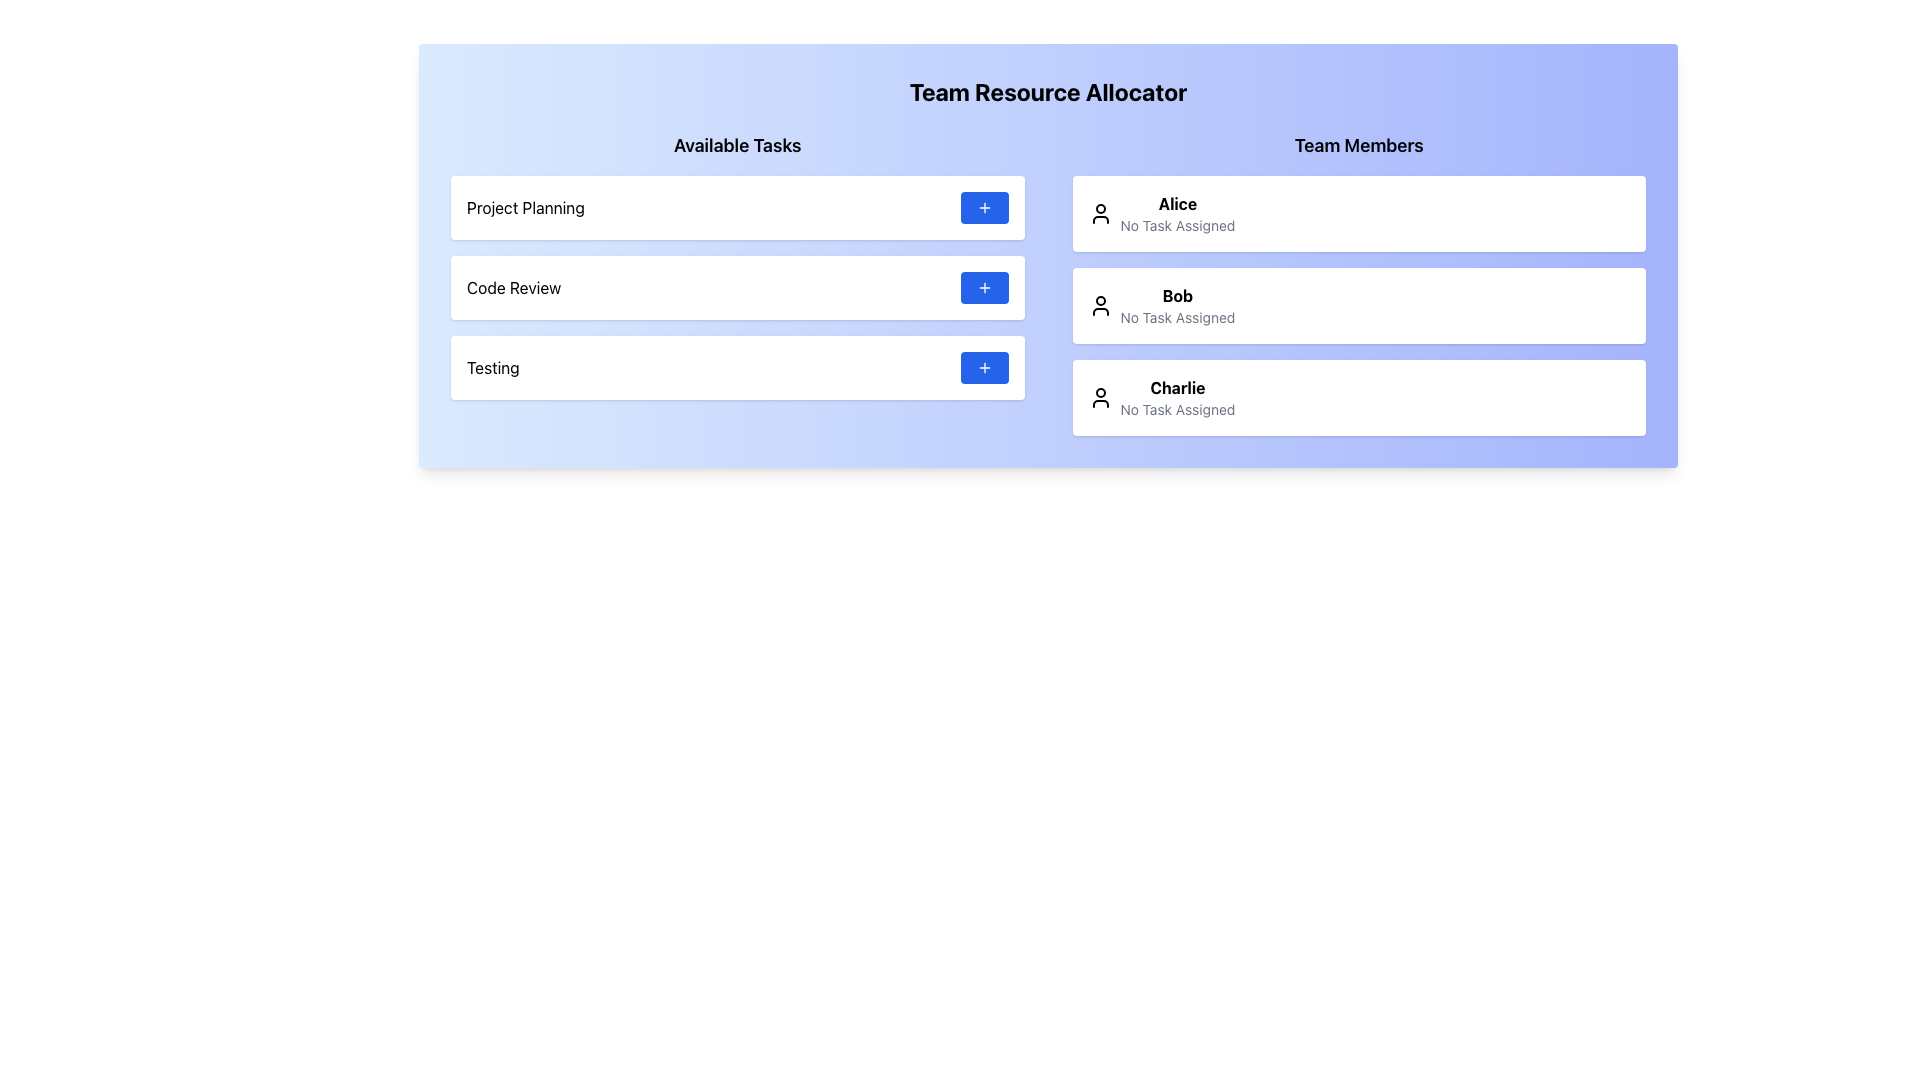 The width and height of the screenshot is (1920, 1080). What do you see at coordinates (984, 367) in the screenshot?
I see `the SVG icon representing a plus sign ('+') symbol, which is located inside a blue rounded rectangular button that is the third in a vertical list` at bounding box center [984, 367].